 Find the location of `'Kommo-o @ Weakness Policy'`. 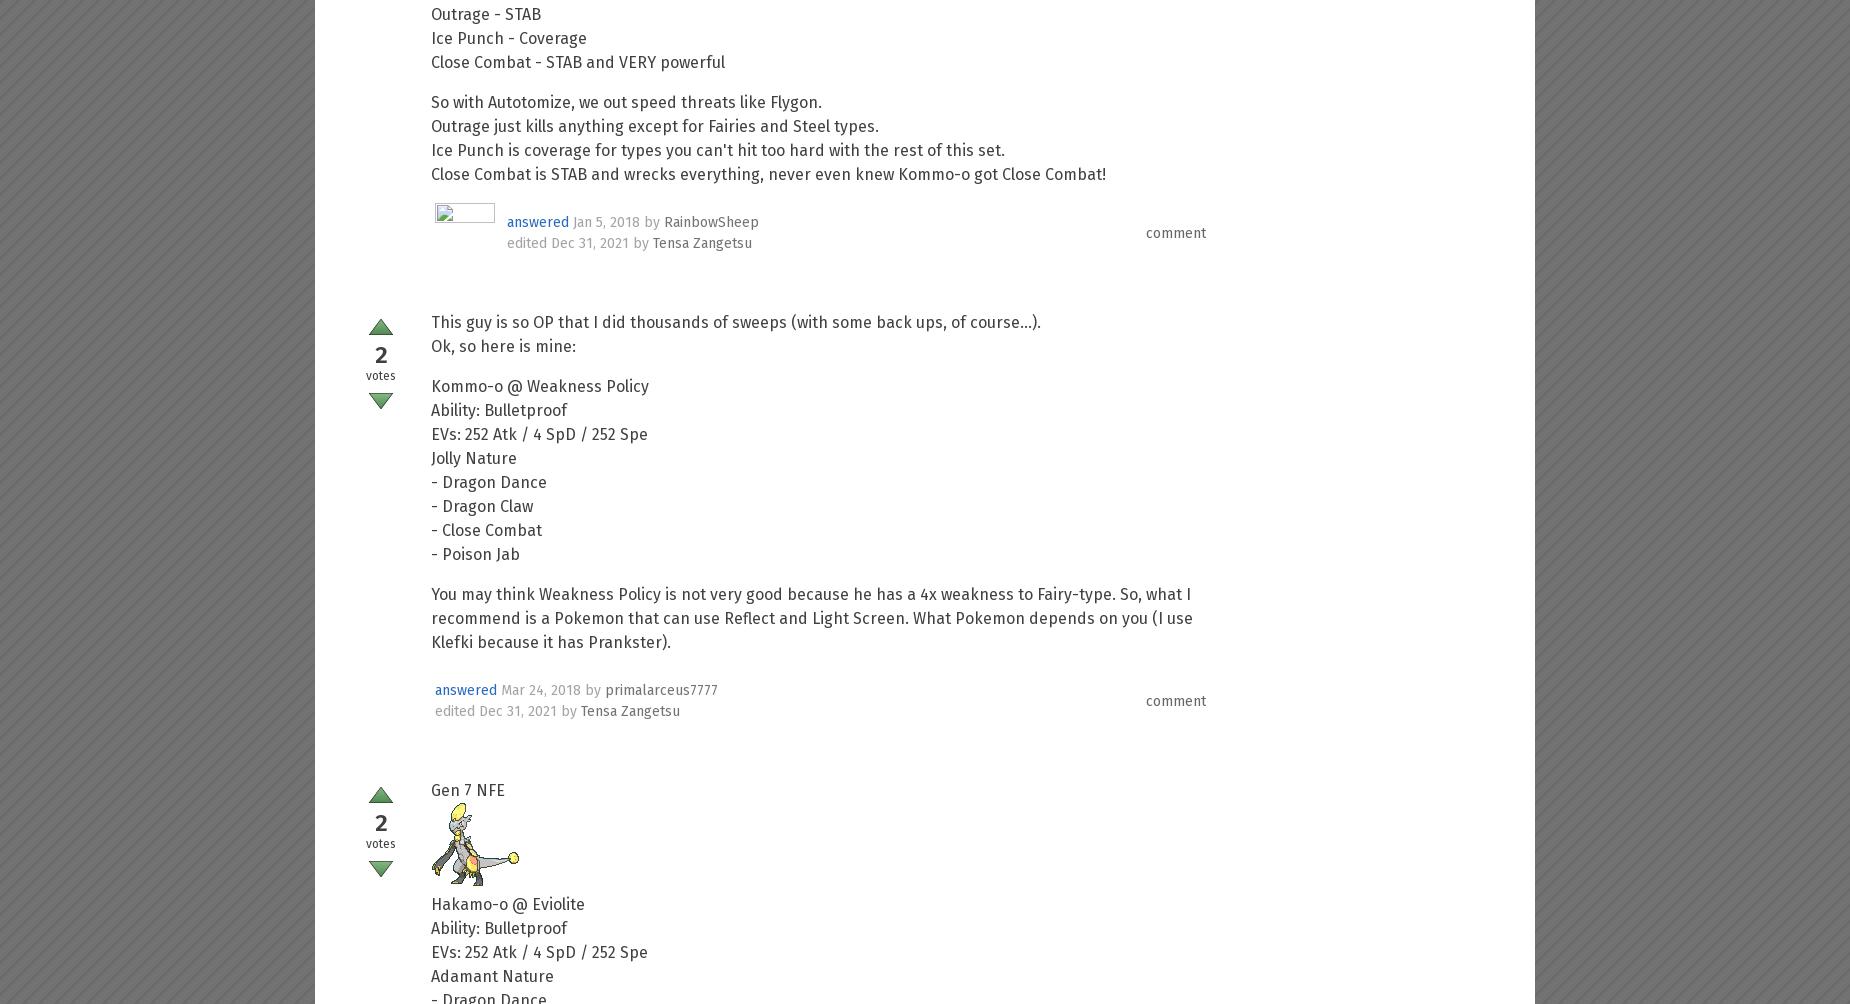

'Kommo-o @ Weakness Policy' is located at coordinates (540, 385).